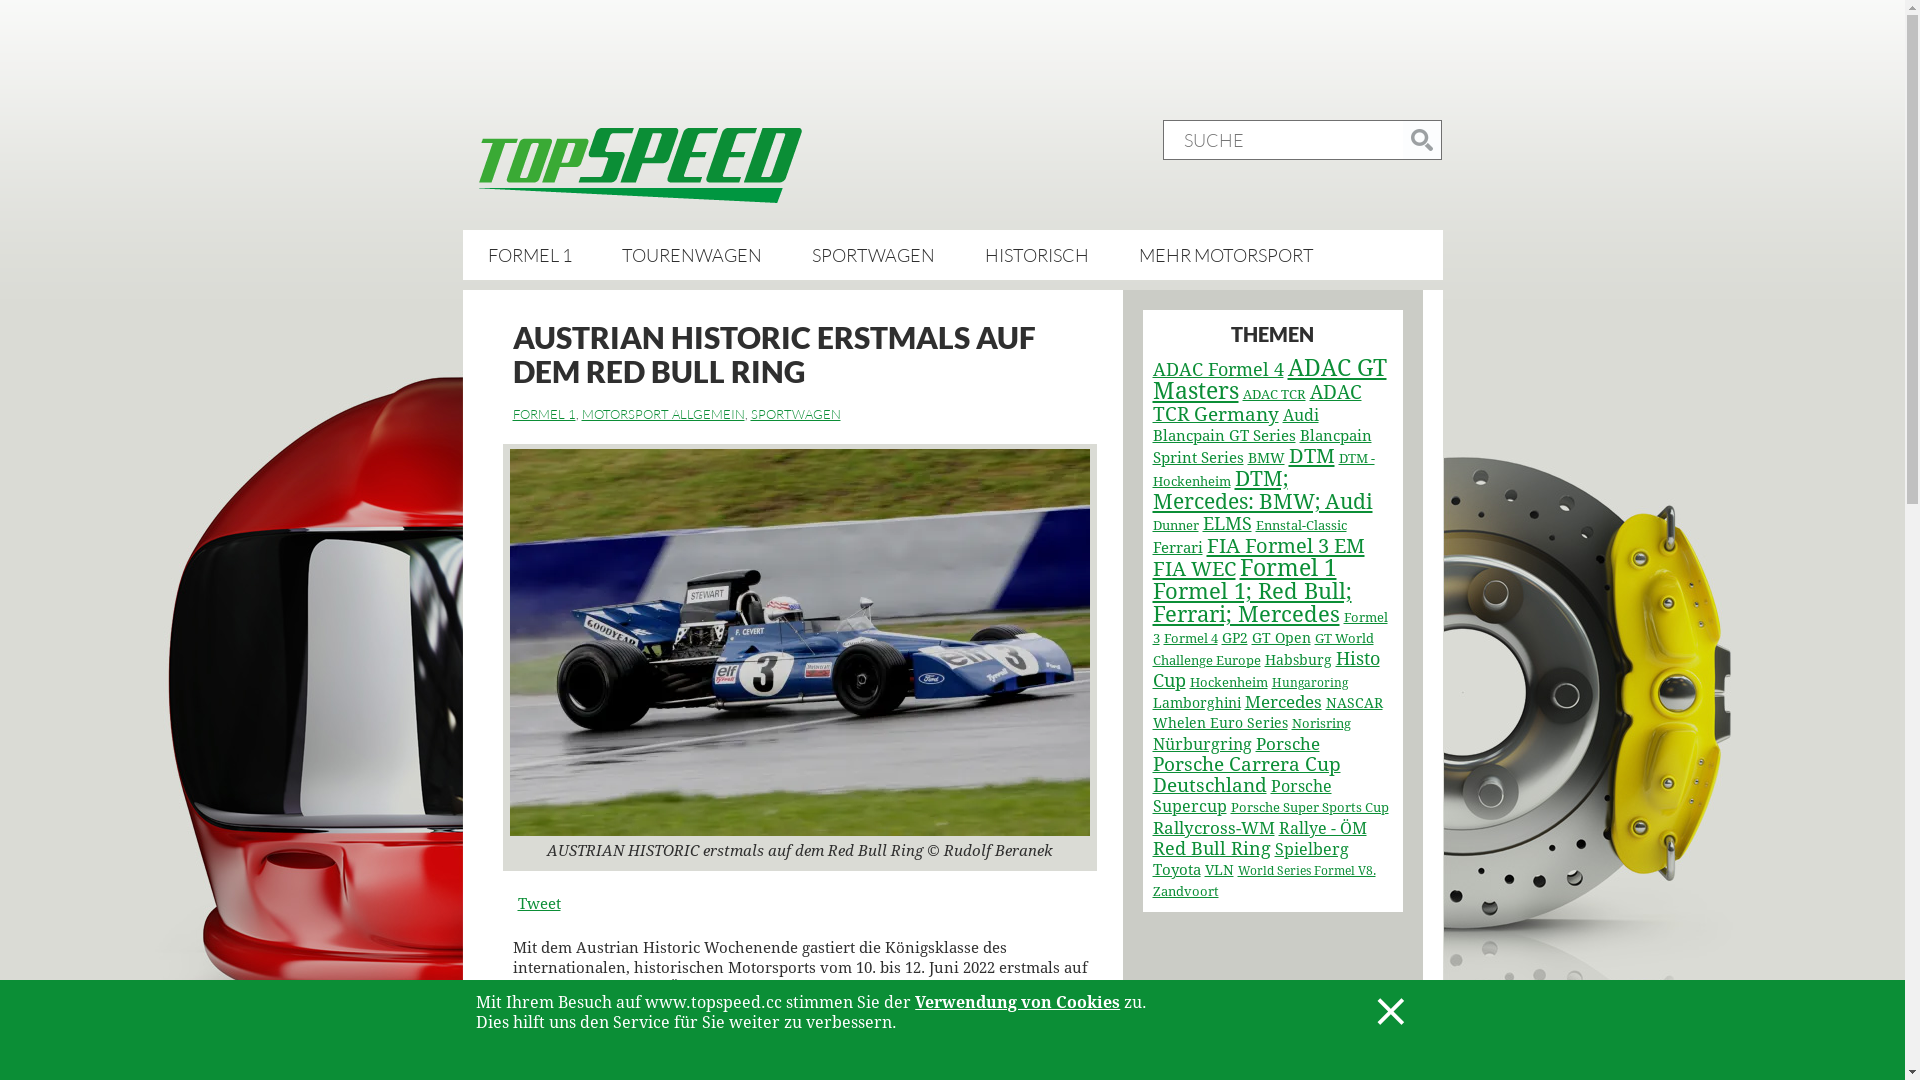  What do you see at coordinates (1233, 637) in the screenshot?
I see `'GP2'` at bounding box center [1233, 637].